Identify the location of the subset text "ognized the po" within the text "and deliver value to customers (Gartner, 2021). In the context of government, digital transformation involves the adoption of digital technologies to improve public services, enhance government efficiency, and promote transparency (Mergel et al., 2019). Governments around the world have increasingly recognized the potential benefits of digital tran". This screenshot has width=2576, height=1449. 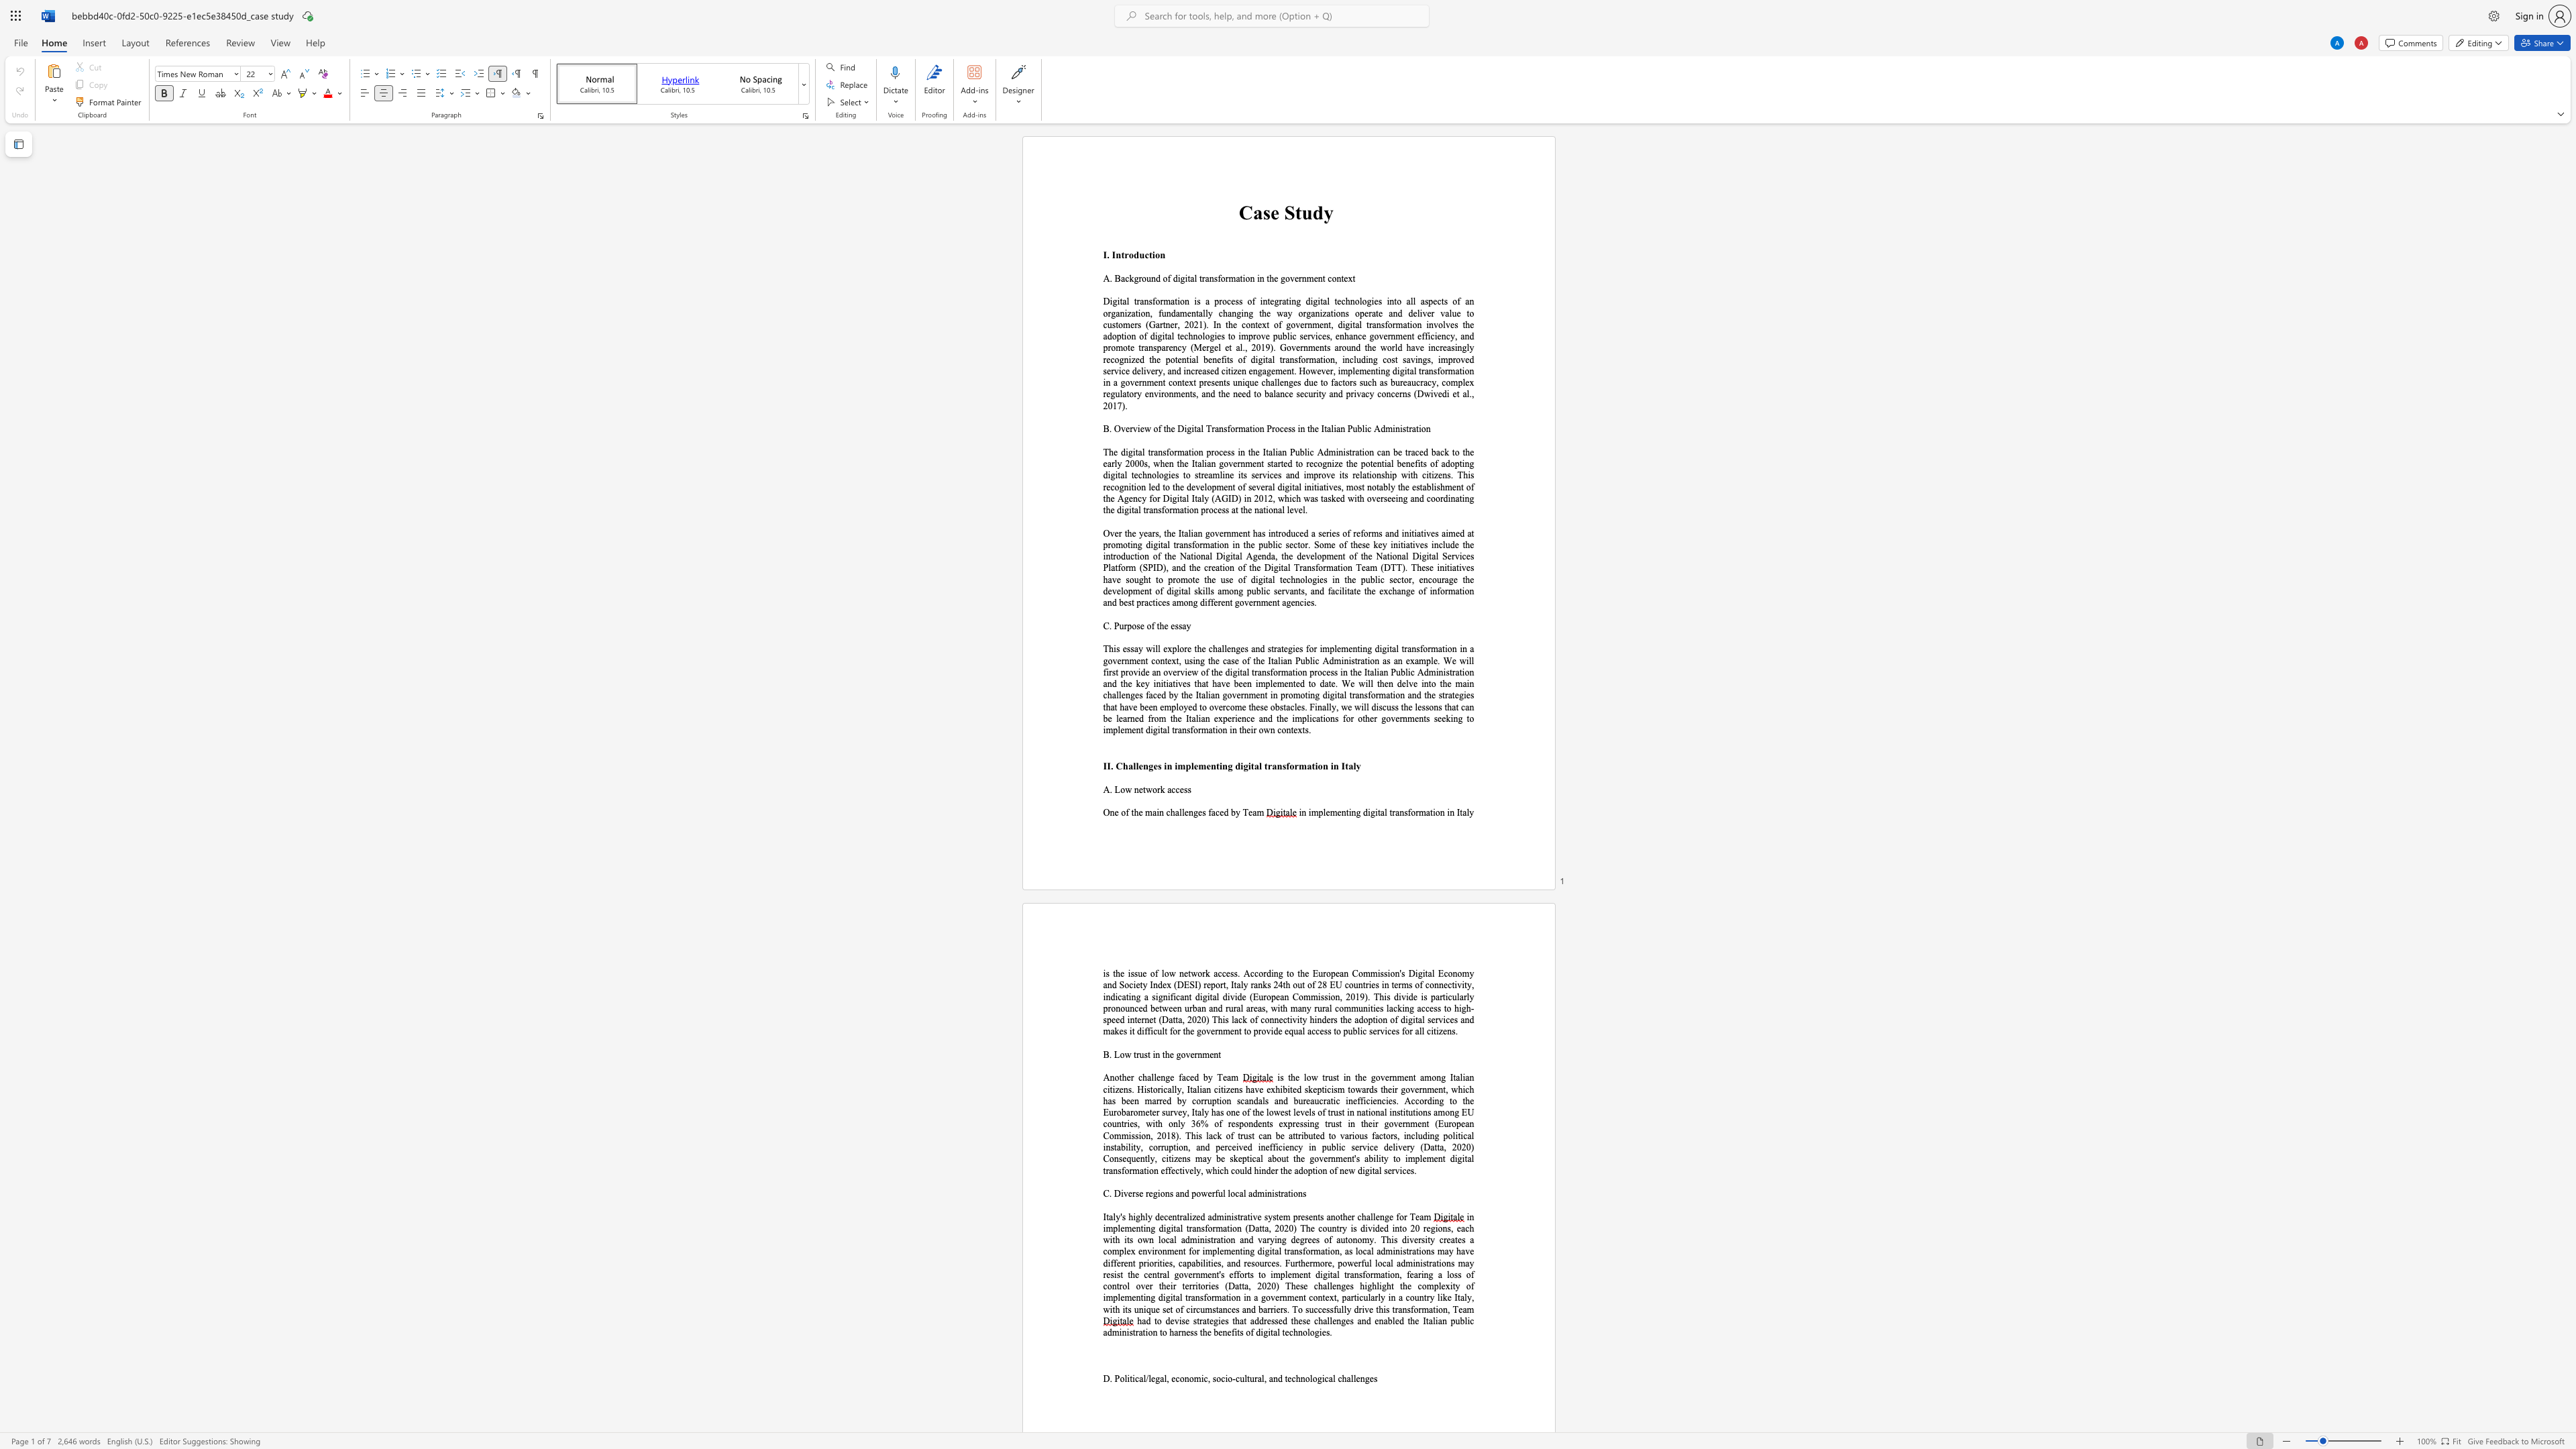
(1114, 360).